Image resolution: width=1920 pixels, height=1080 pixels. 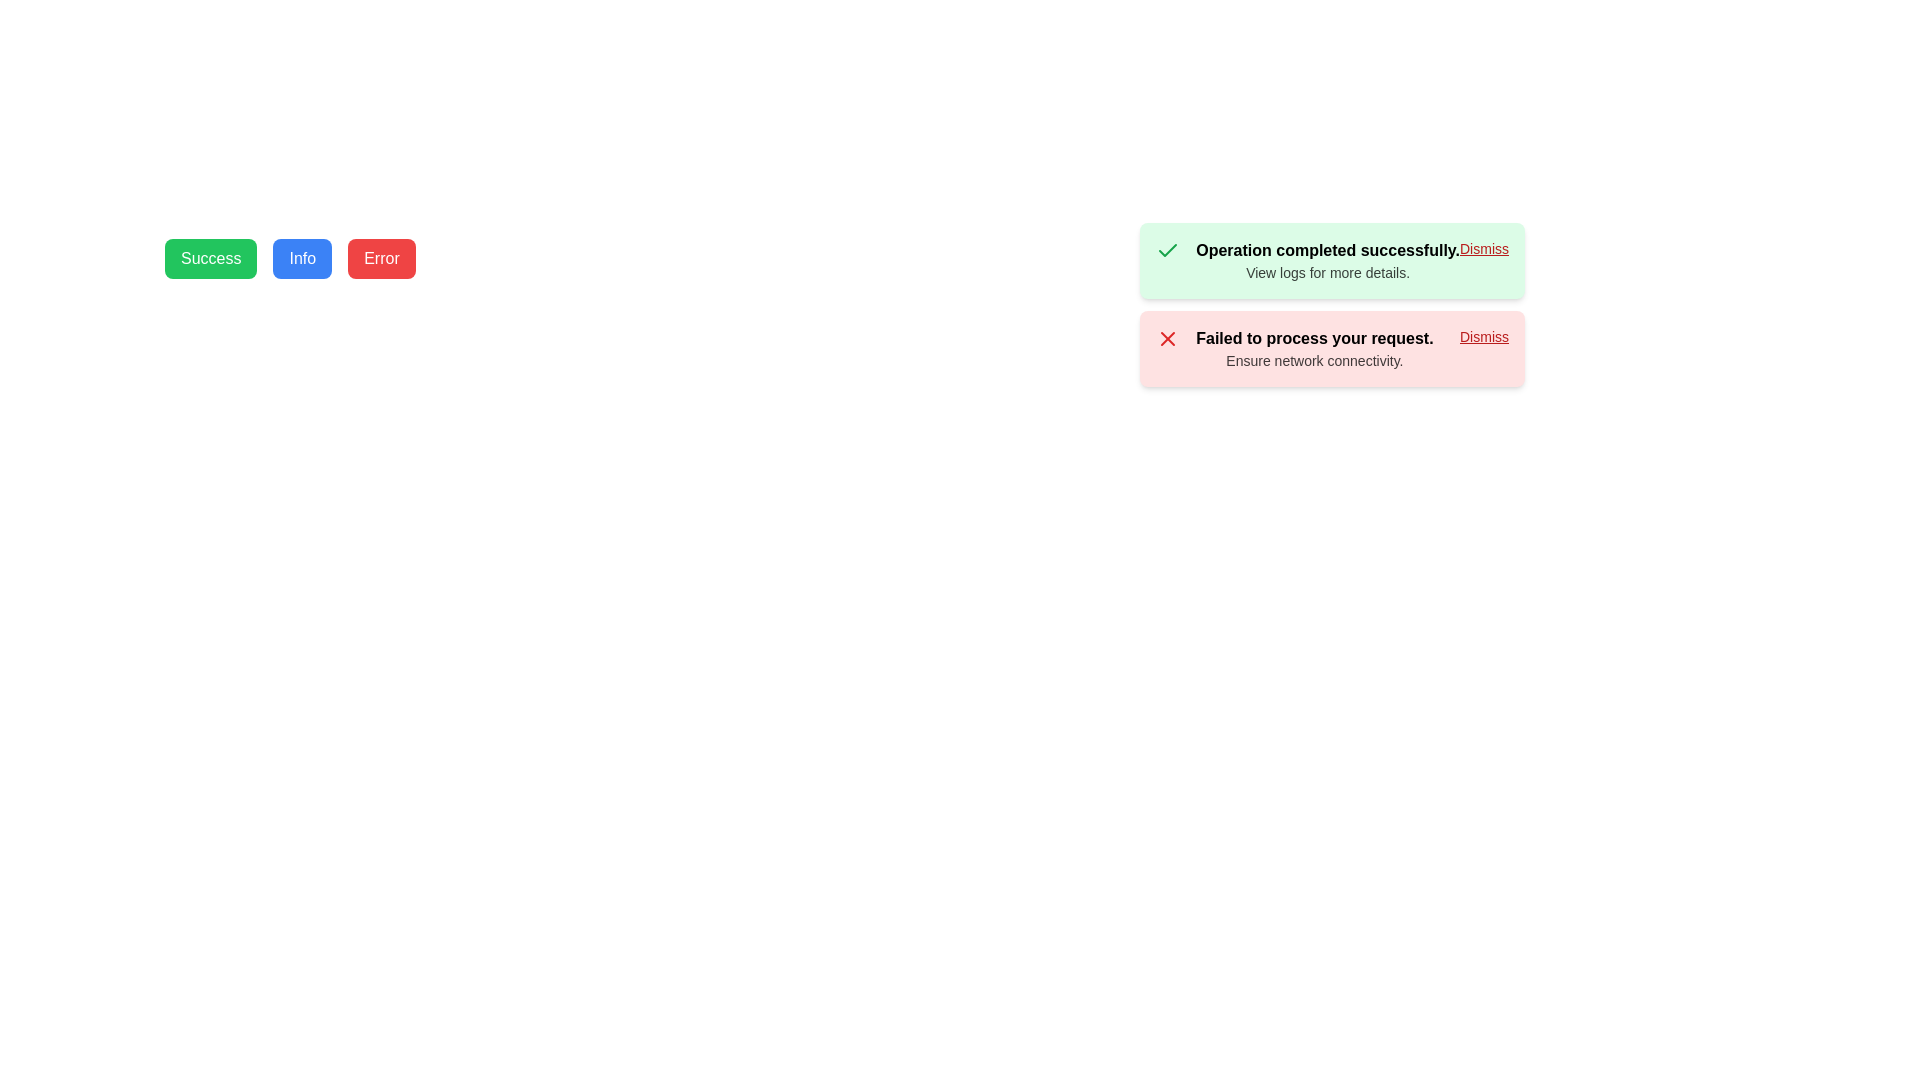 What do you see at coordinates (1328, 249) in the screenshot?
I see `text from the Text Label that indicates a successful operation, which is located at the top of a notification block with a green background` at bounding box center [1328, 249].